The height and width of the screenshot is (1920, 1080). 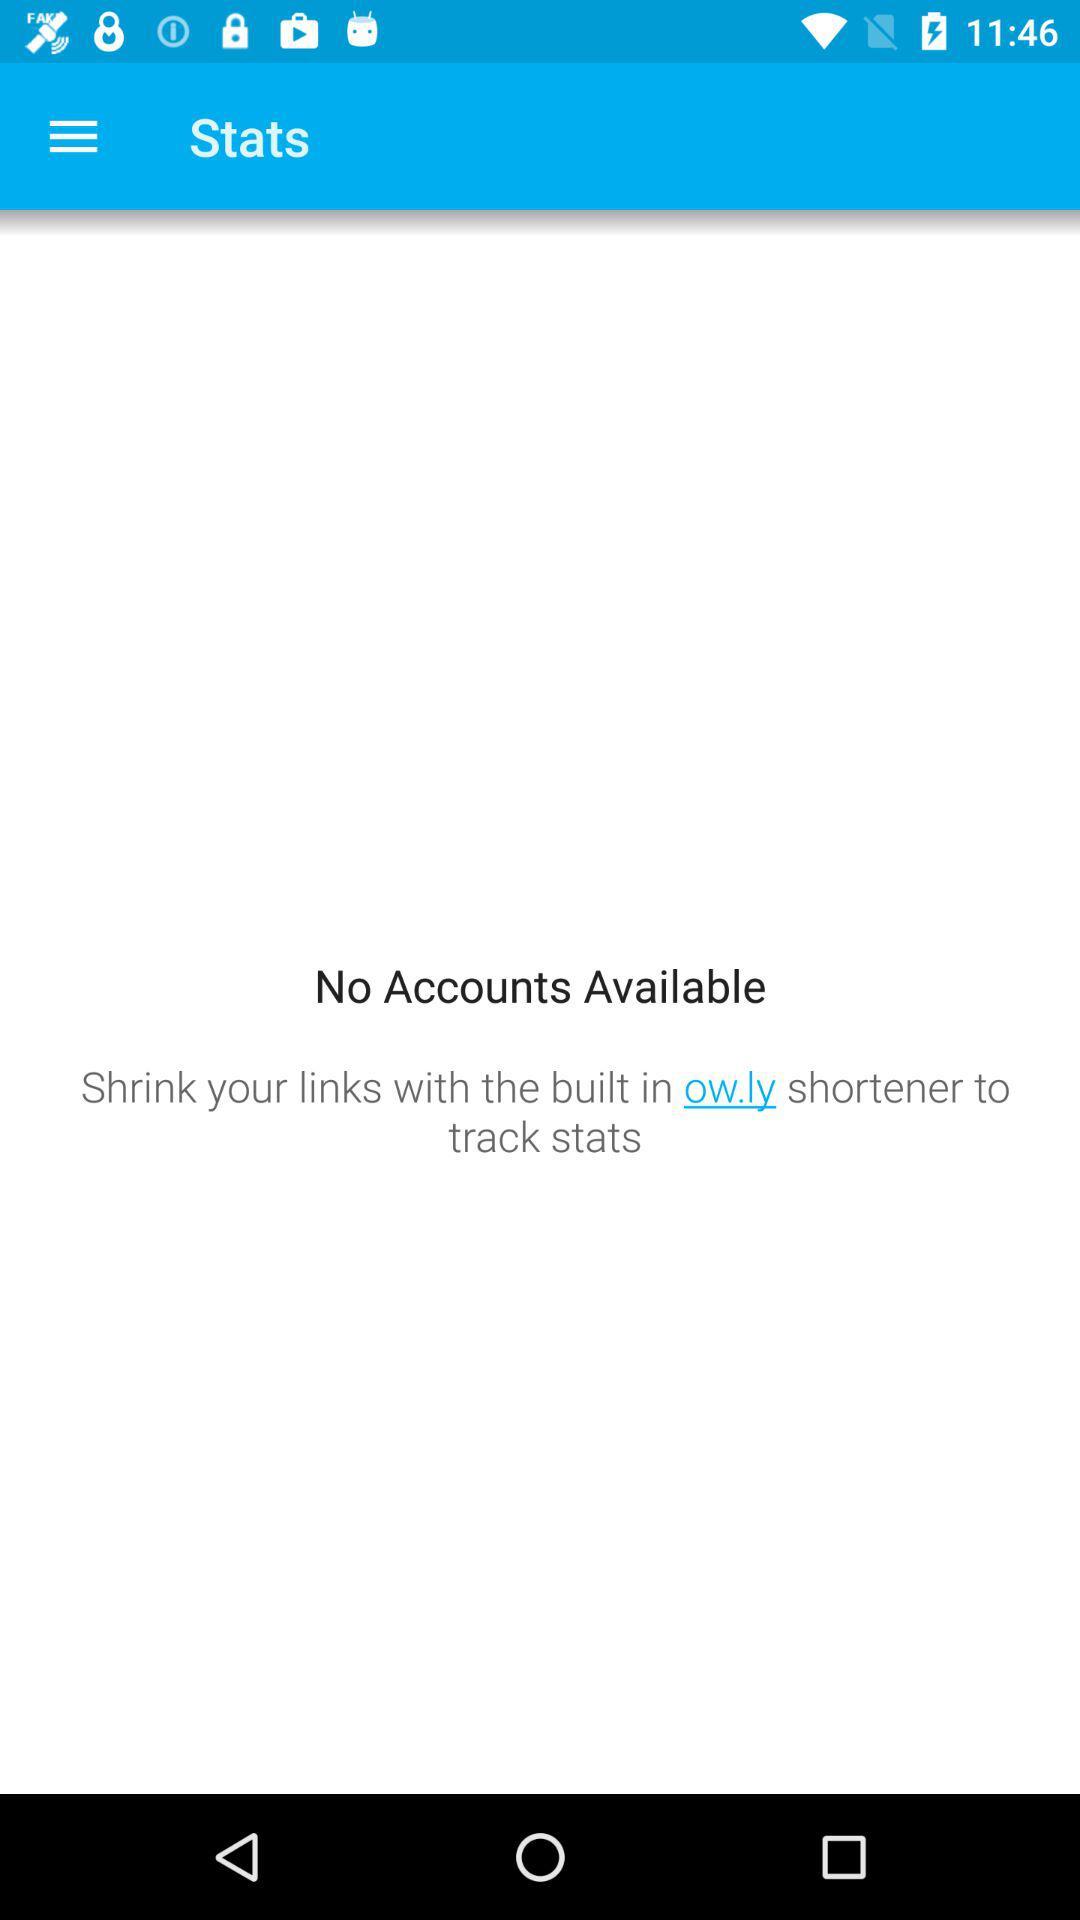 I want to click on the item next to stats item, so click(x=72, y=135).